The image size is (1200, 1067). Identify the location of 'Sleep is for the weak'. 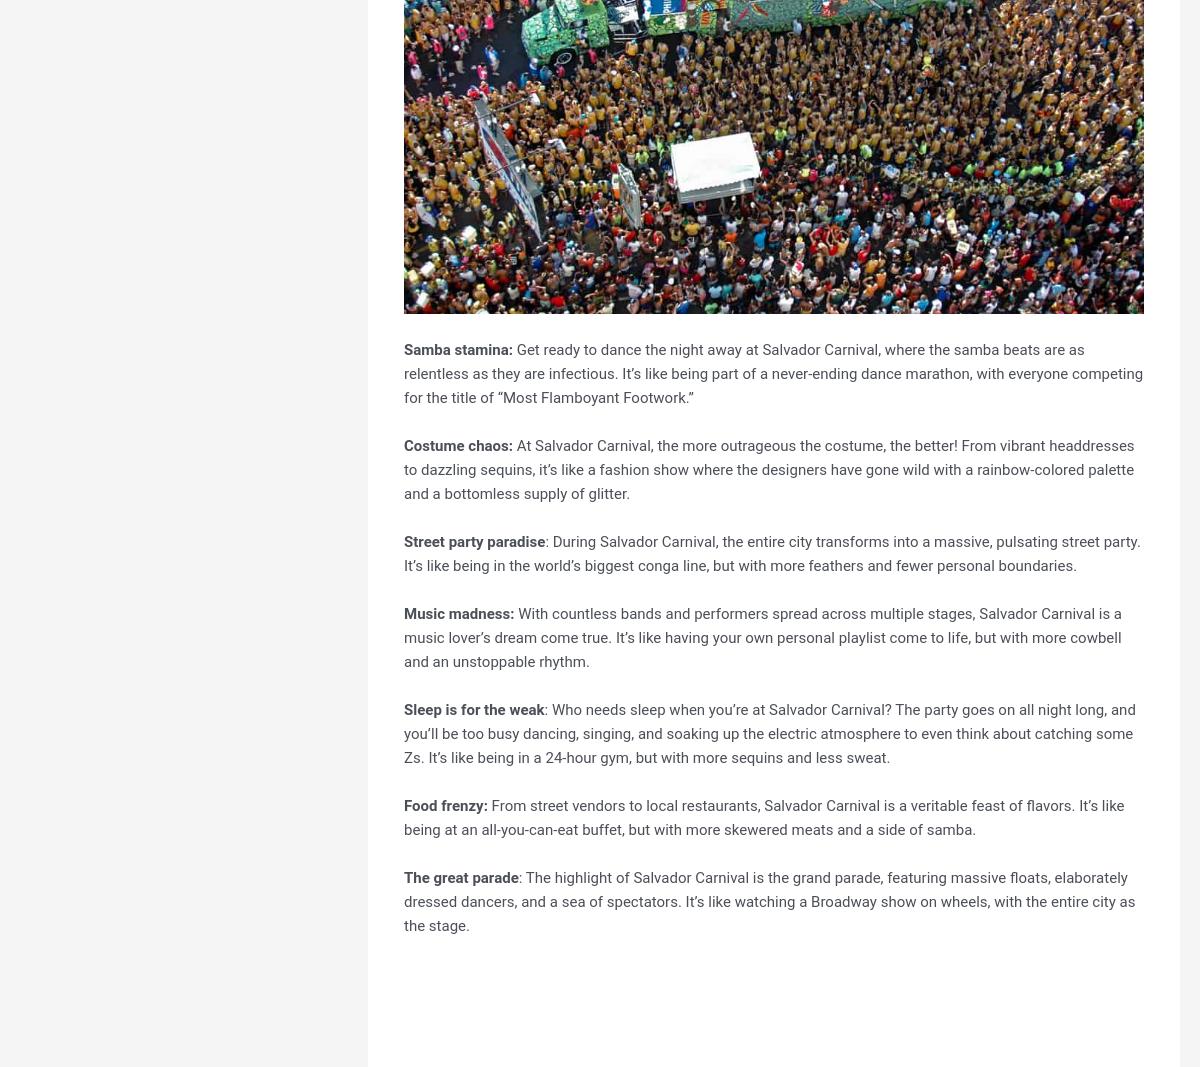
(404, 709).